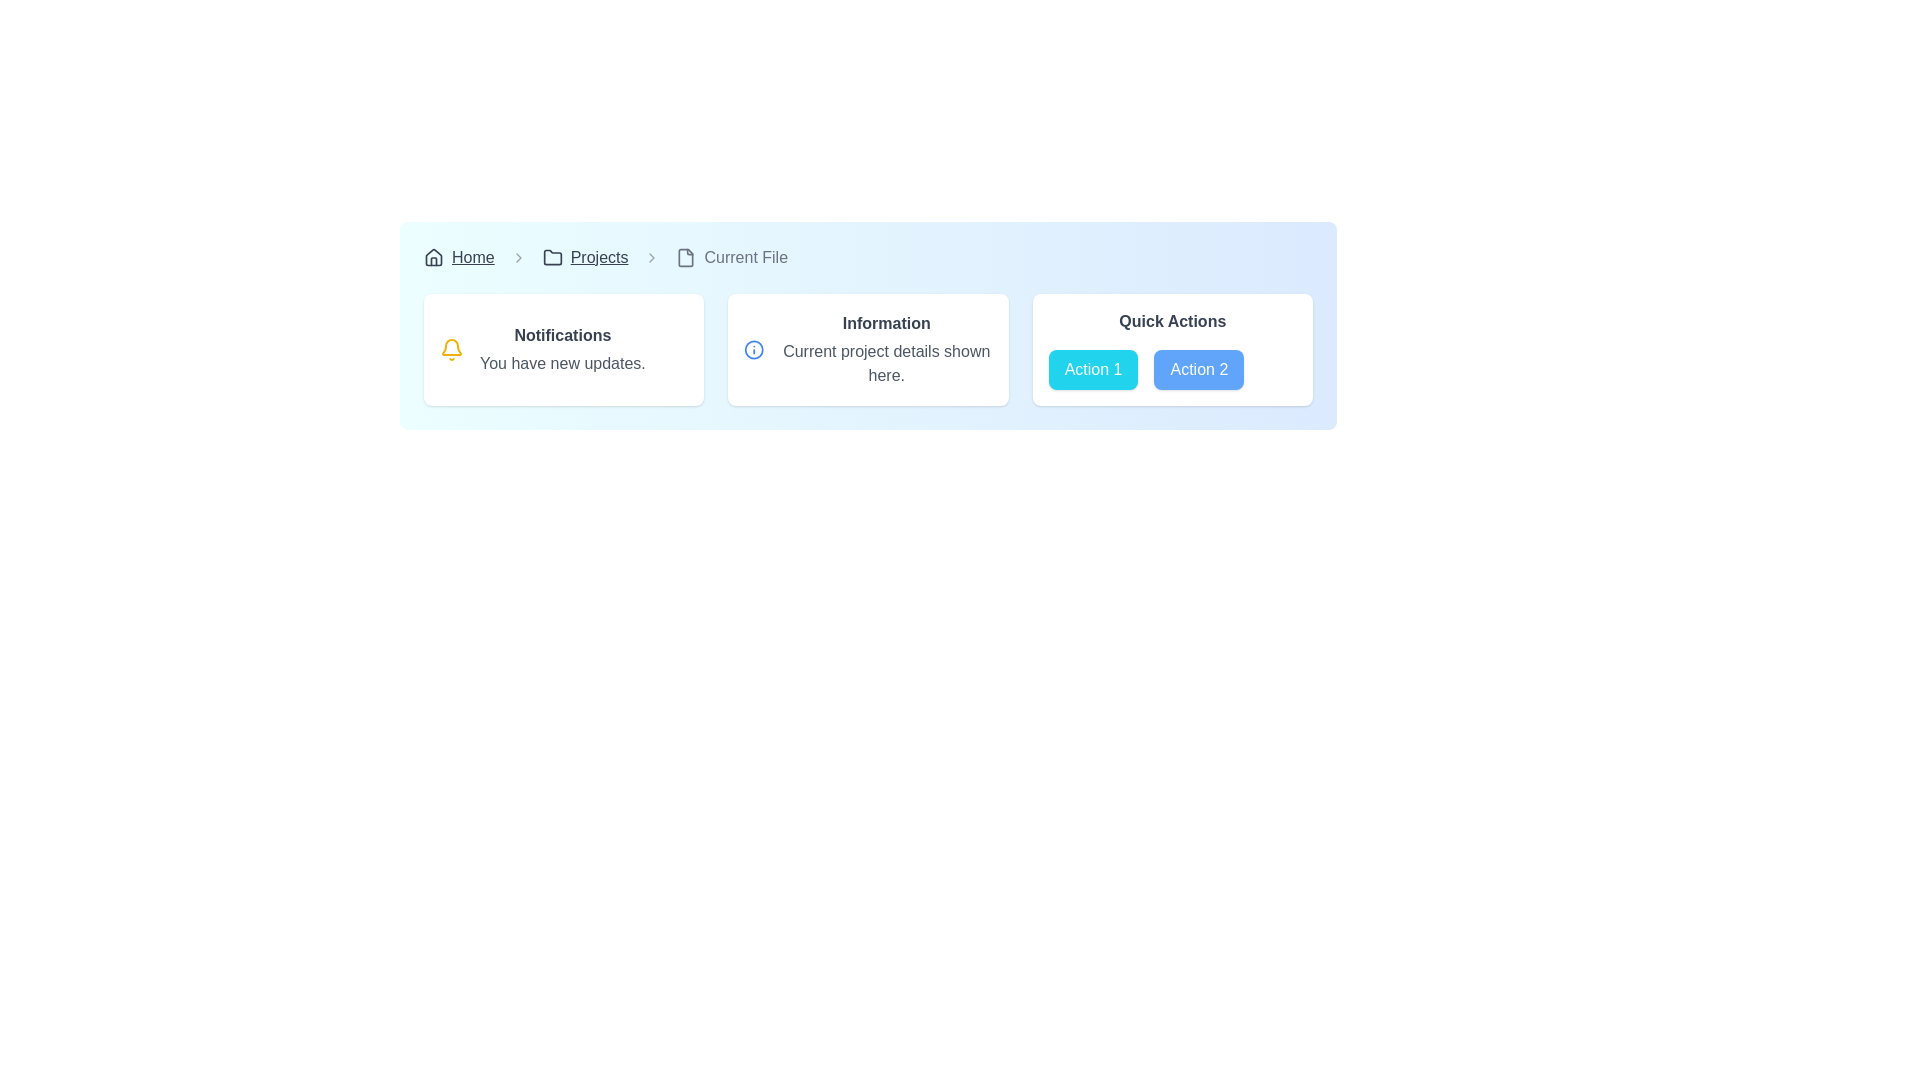 The width and height of the screenshot is (1920, 1080). What do you see at coordinates (552, 256) in the screenshot?
I see `the folder icon in the breadcrumb navigation bar, which is the second clickable icon` at bounding box center [552, 256].